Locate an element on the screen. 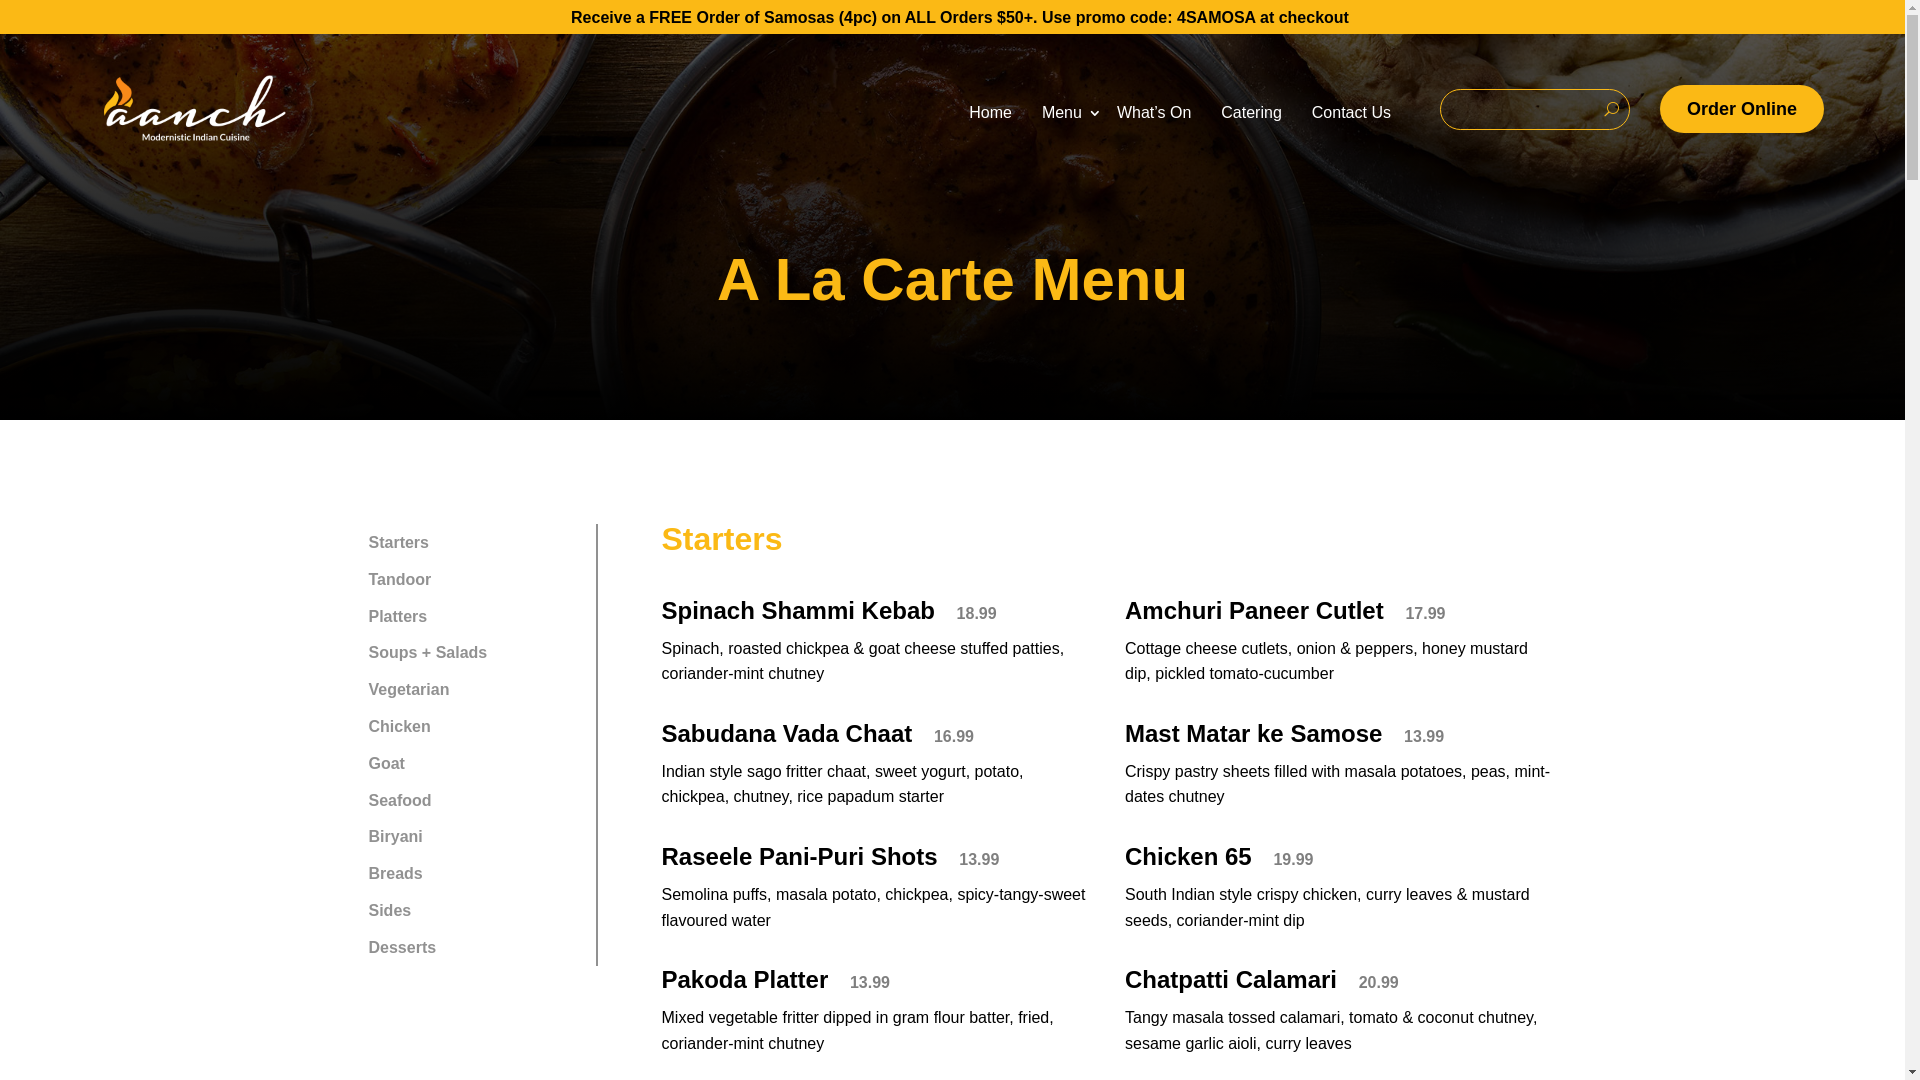 This screenshot has width=1920, height=1080. 'Vegetarian' is located at coordinates (474, 688).